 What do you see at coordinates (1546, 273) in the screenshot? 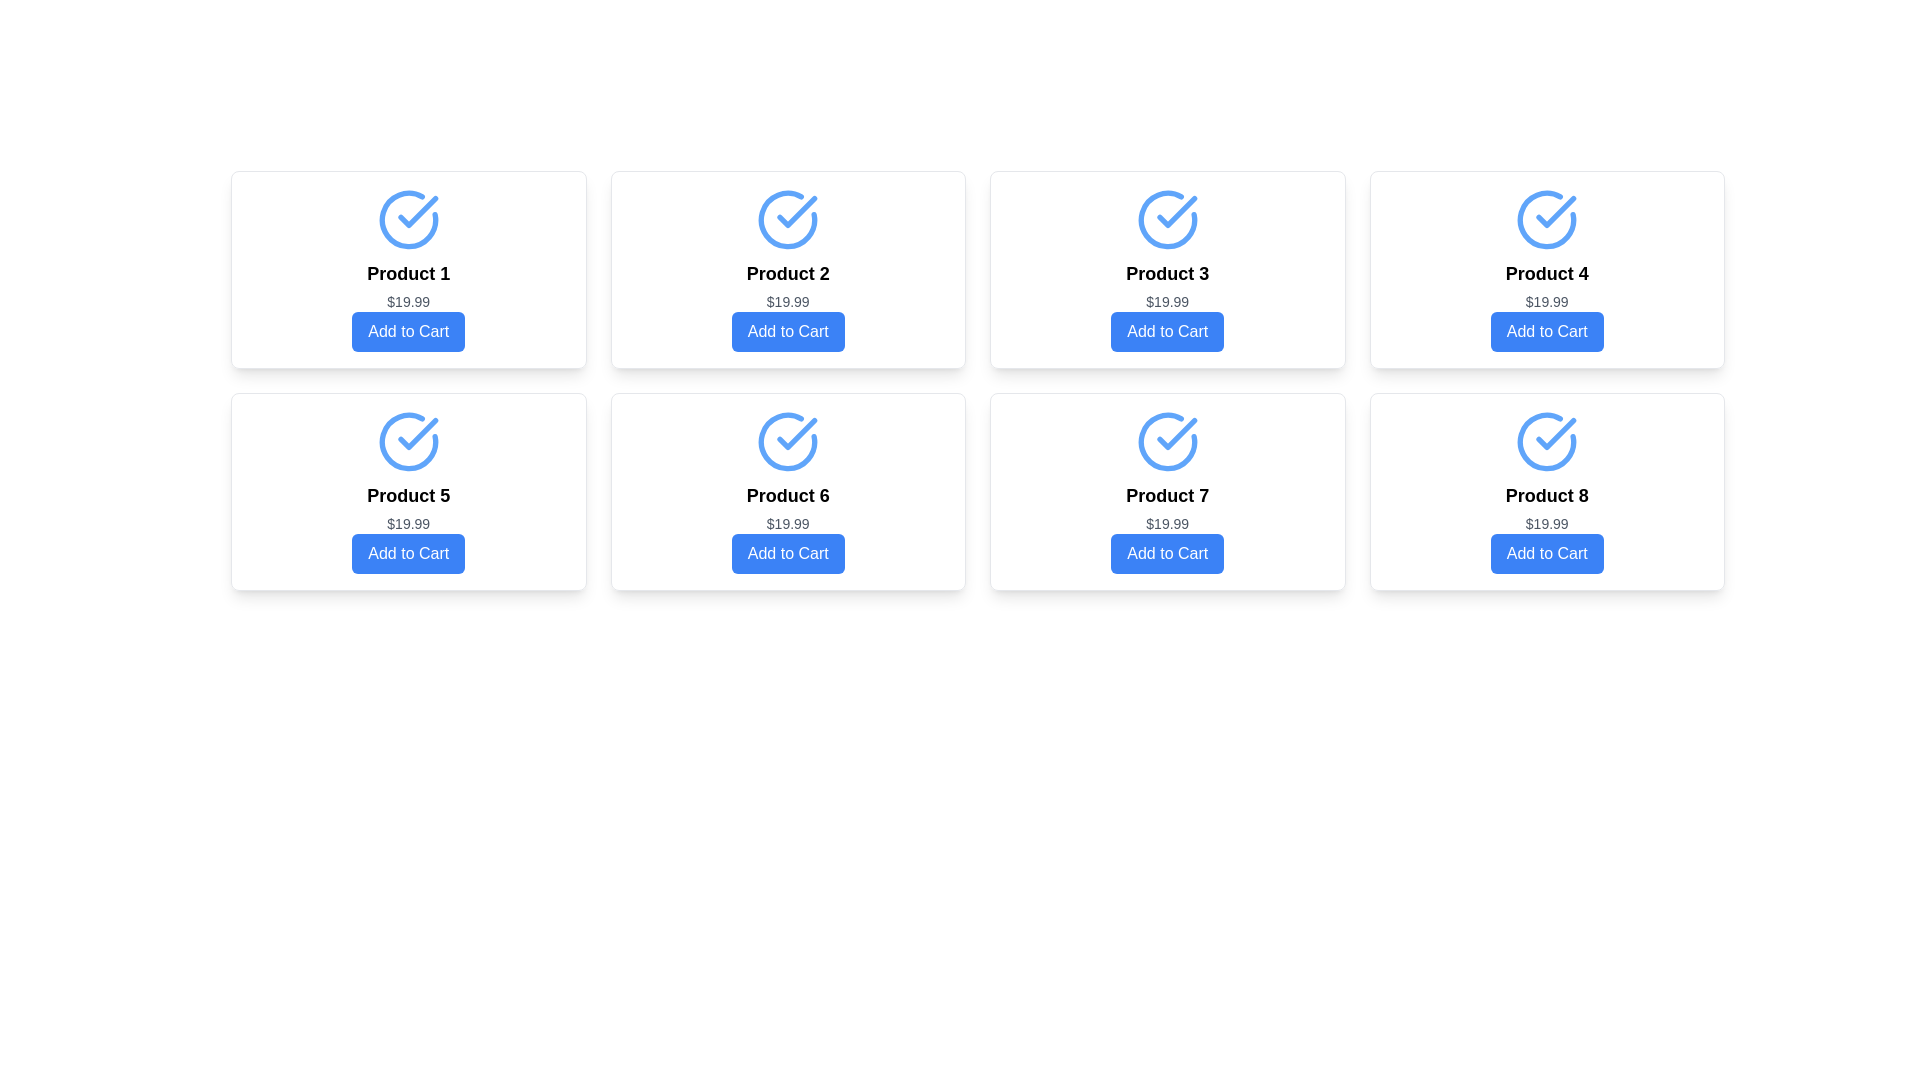
I see `the product name text label located in the second row, second column of the product cards grid, positioned below the icon and above the price text '$19.99'` at bounding box center [1546, 273].